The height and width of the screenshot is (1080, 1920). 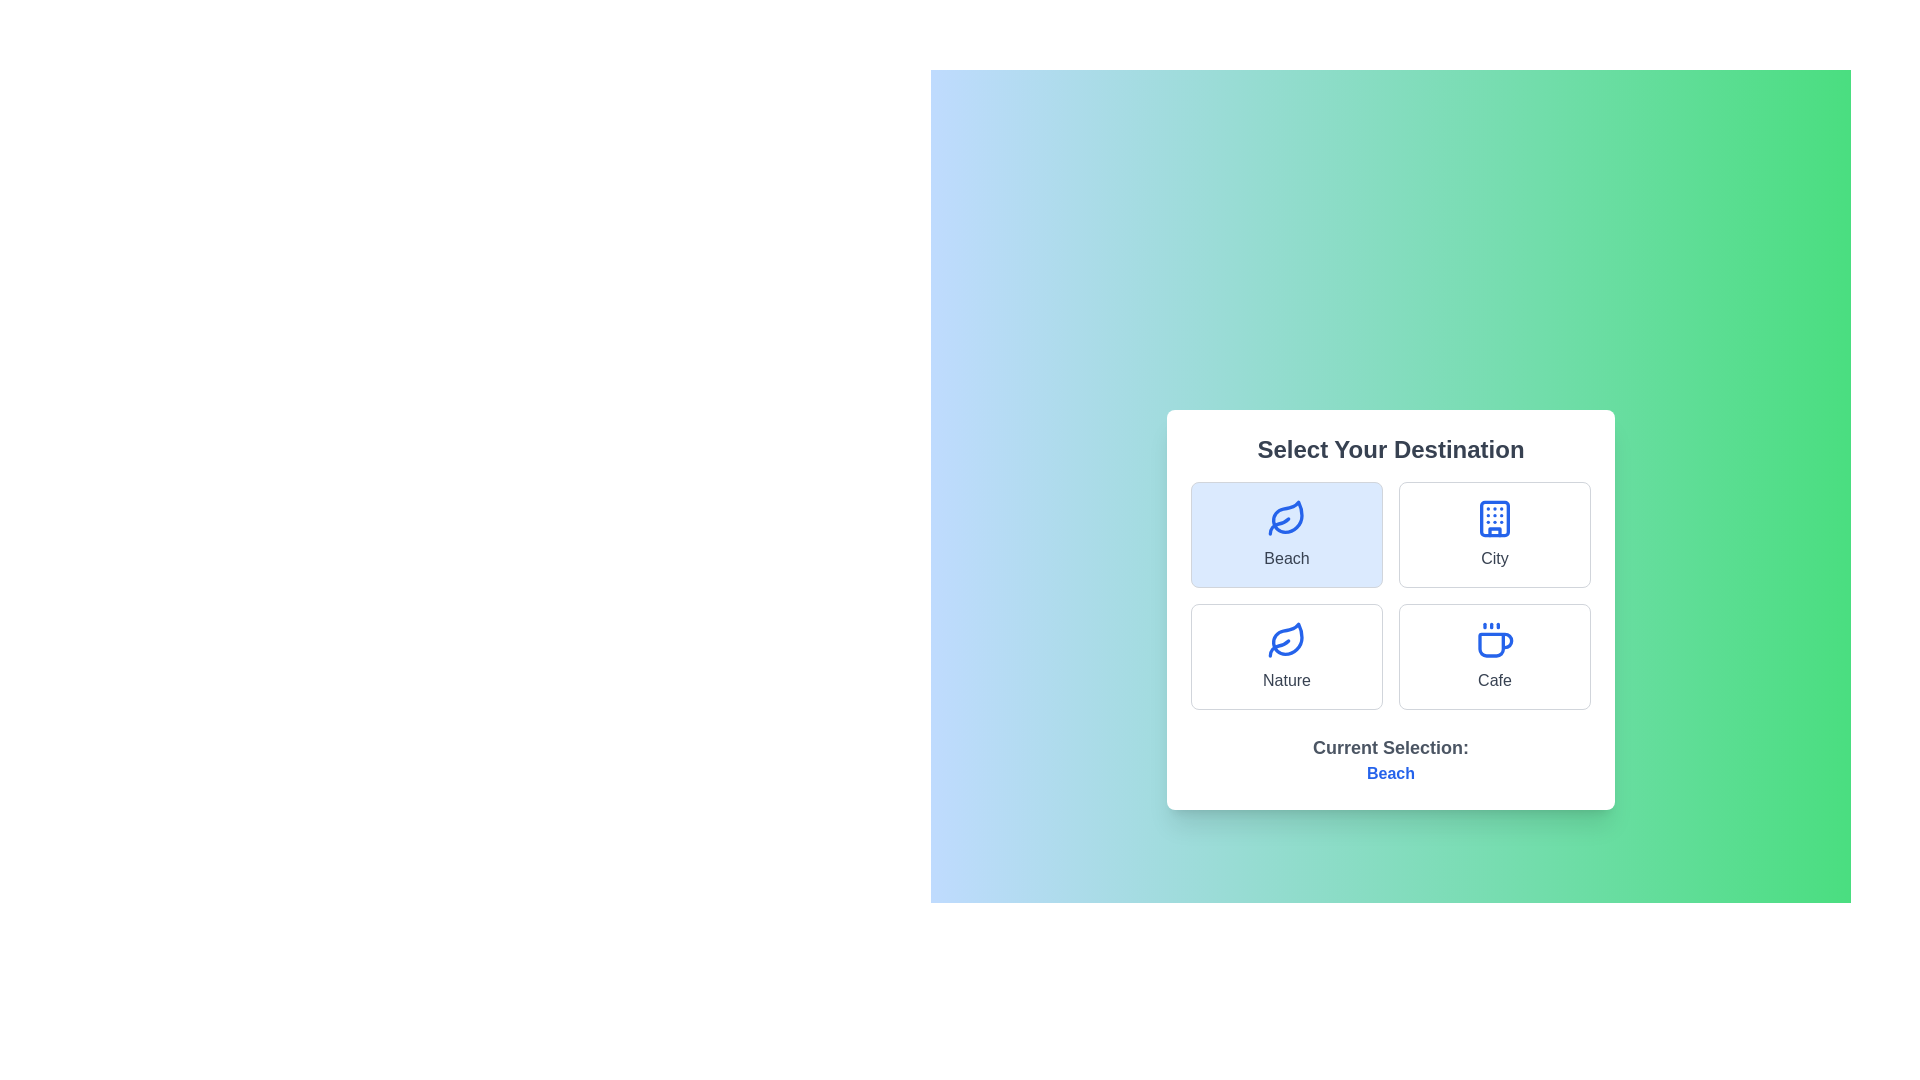 I want to click on the Nature option to select it, so click(x=1286, y=656).